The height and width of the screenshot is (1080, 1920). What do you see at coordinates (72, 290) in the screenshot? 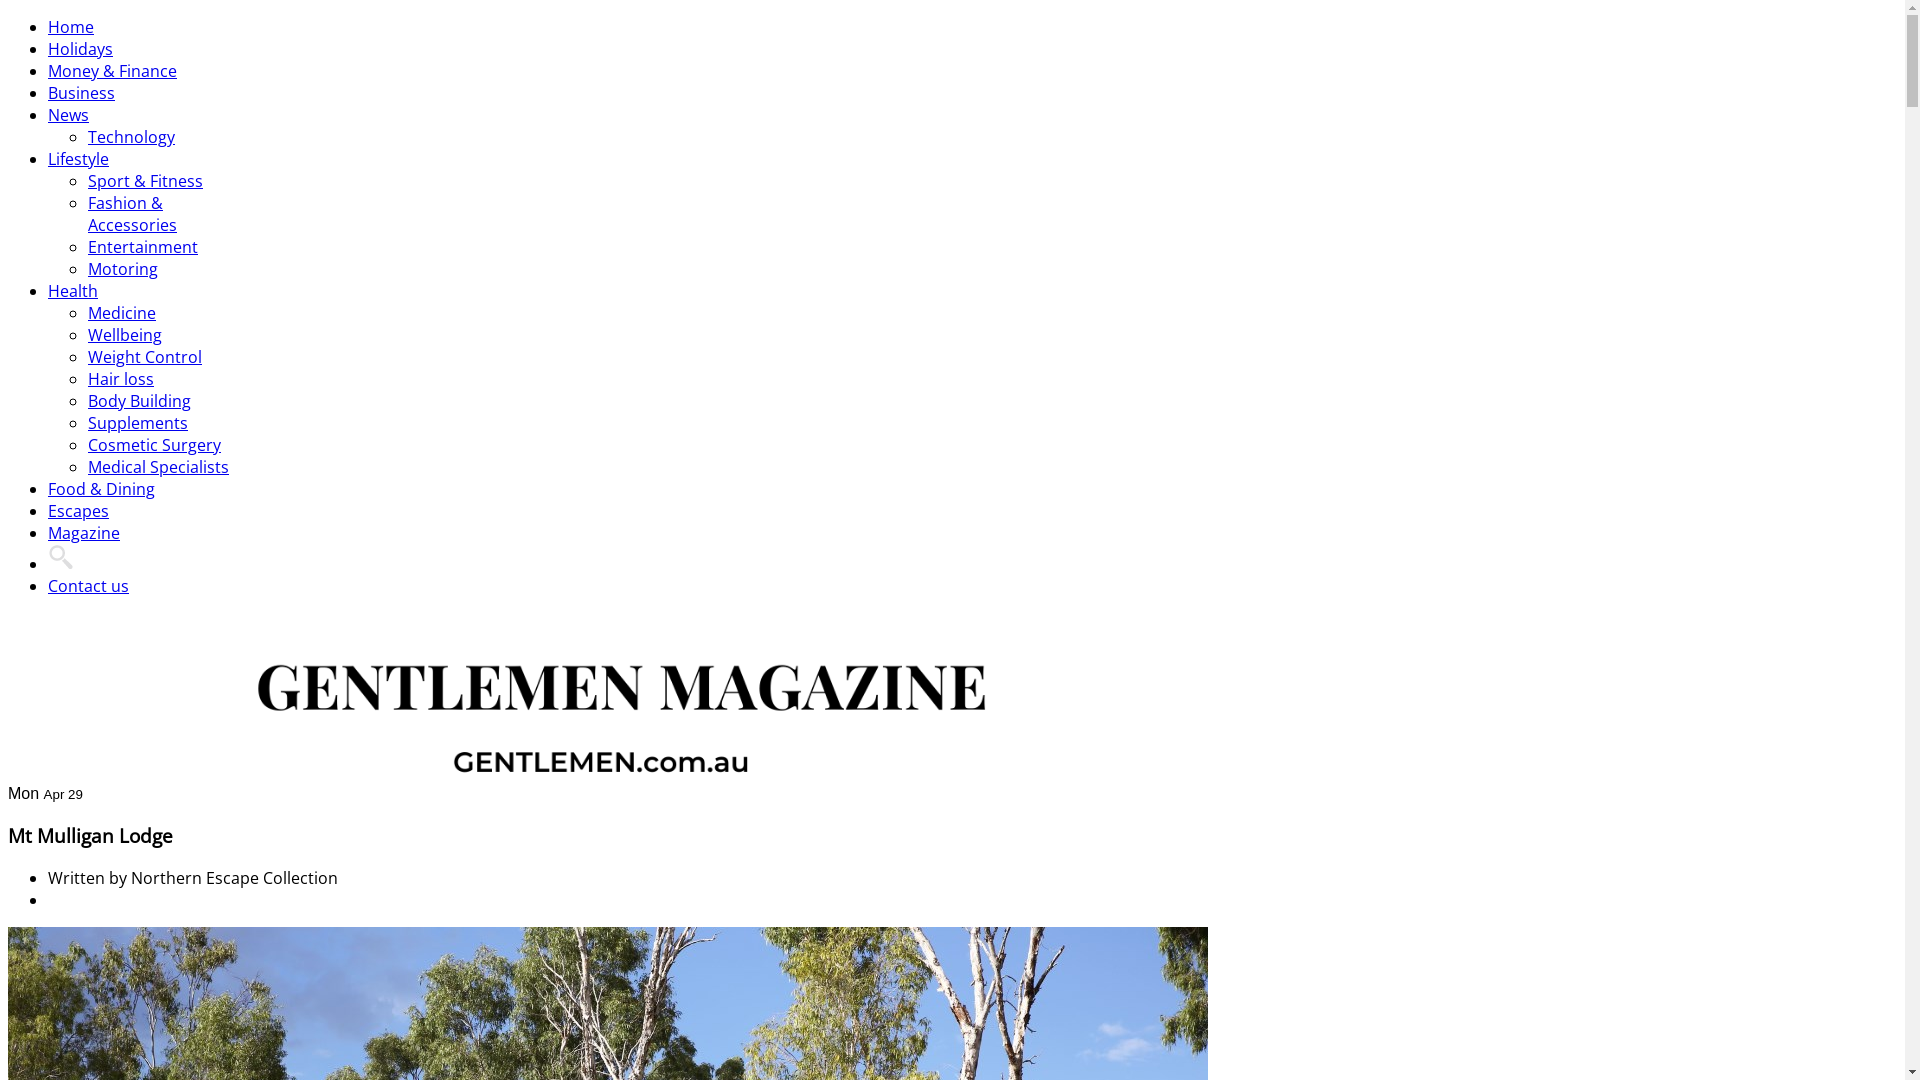
I see `'Health'` at bounding box center [72, 290].